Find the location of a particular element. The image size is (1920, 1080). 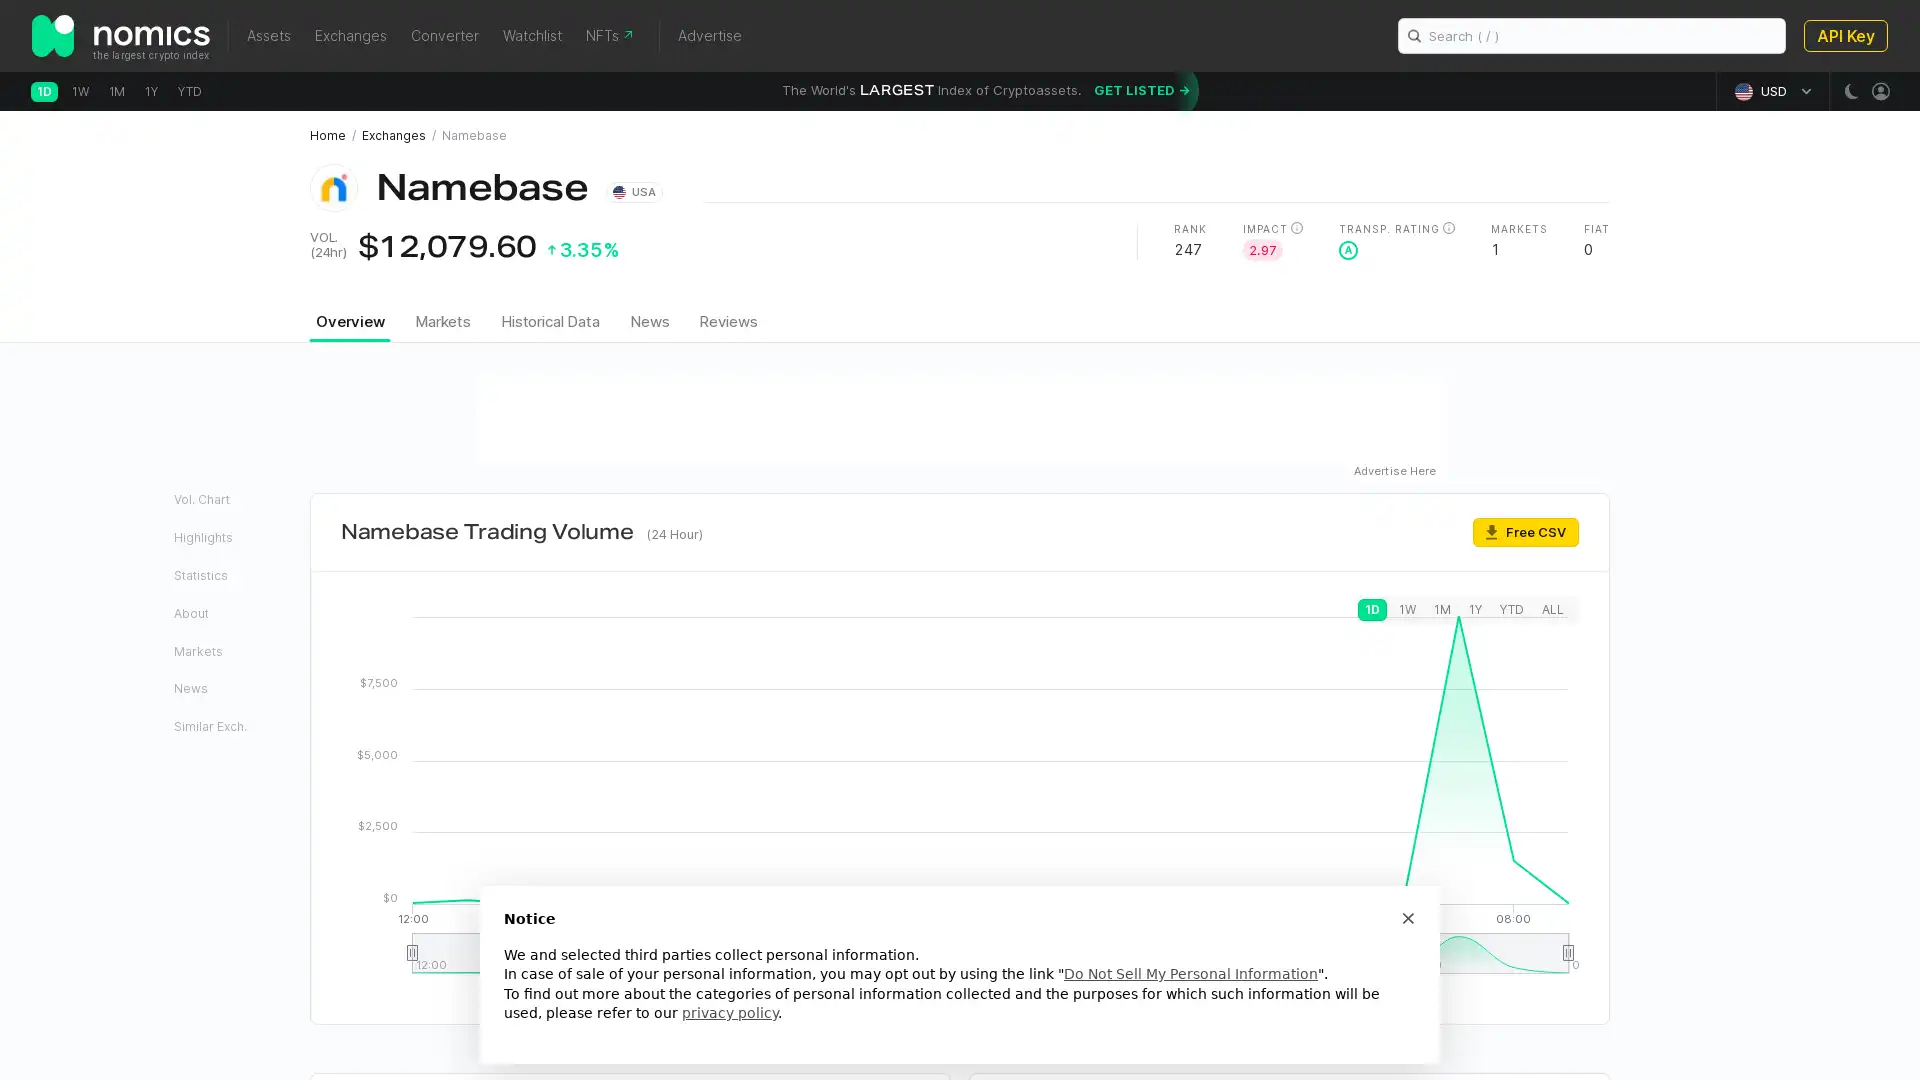

Free CSV is located at coordinates (1525, 530).